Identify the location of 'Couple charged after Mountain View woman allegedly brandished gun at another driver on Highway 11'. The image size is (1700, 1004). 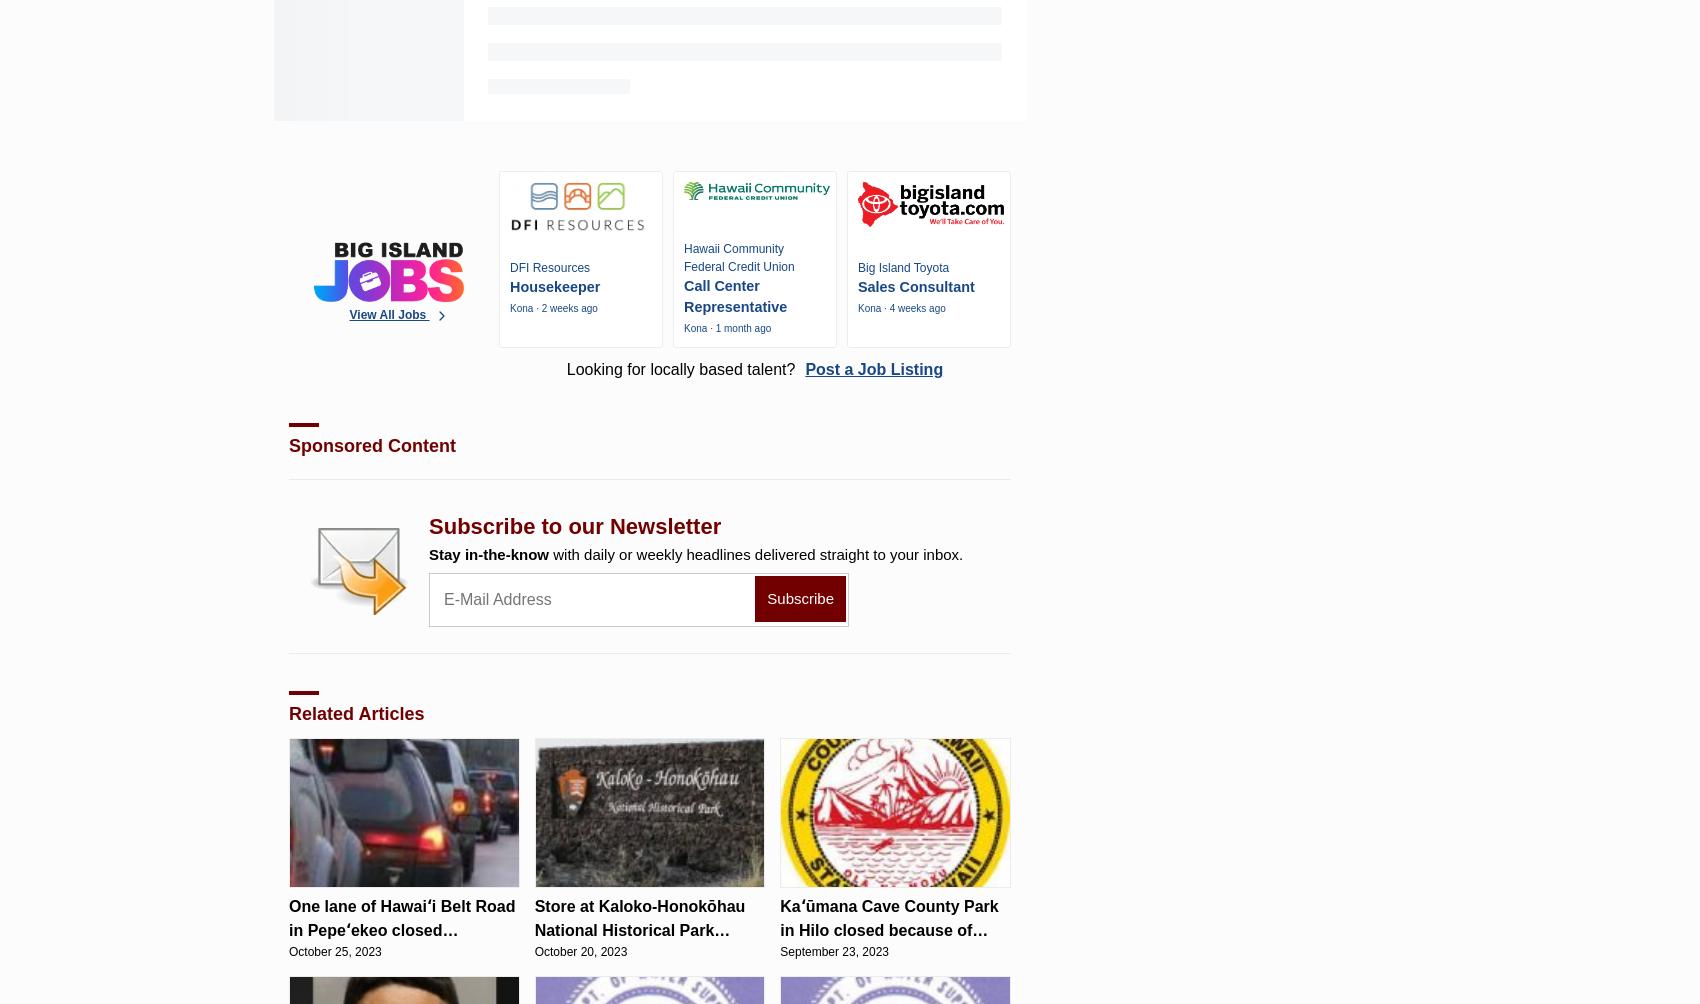
(617, 63).